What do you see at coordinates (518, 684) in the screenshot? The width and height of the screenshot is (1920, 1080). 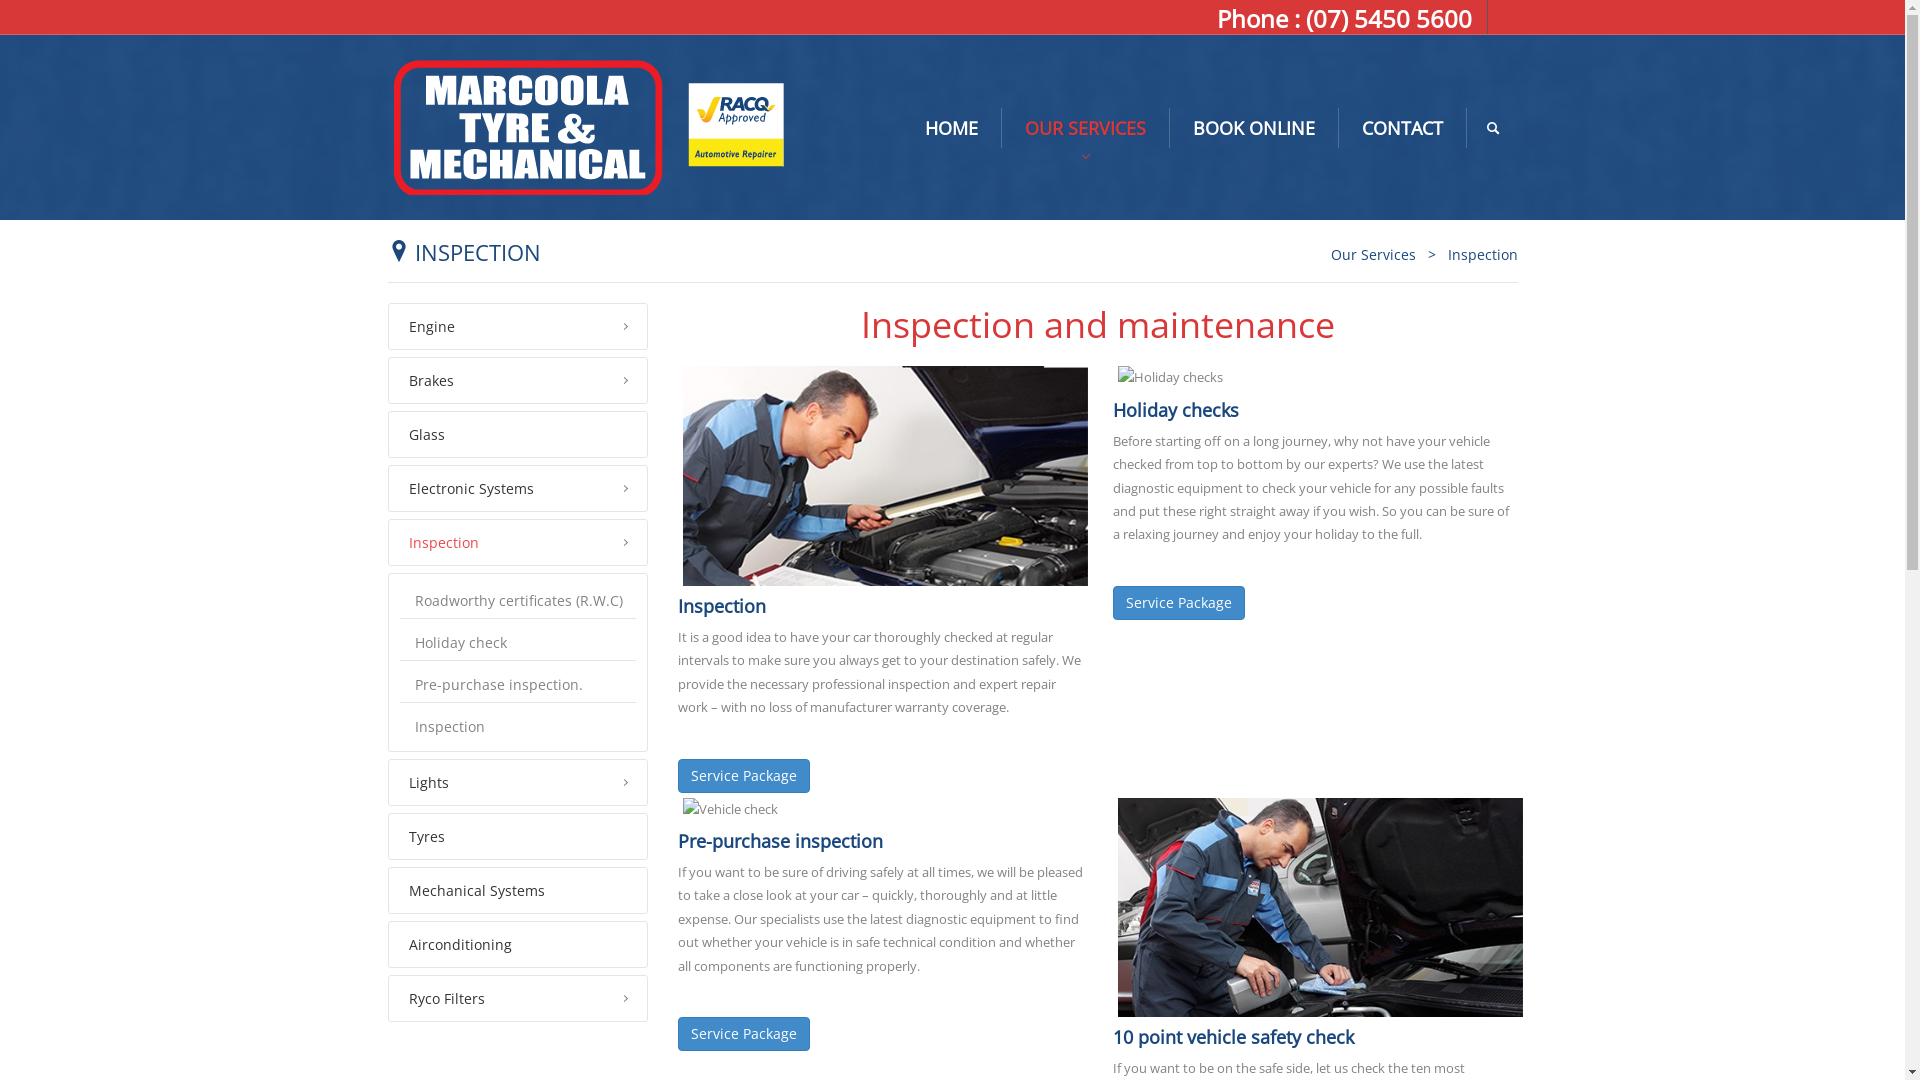 I see `'Pre-purchase inspection.'` at bounding box center [518, 684].